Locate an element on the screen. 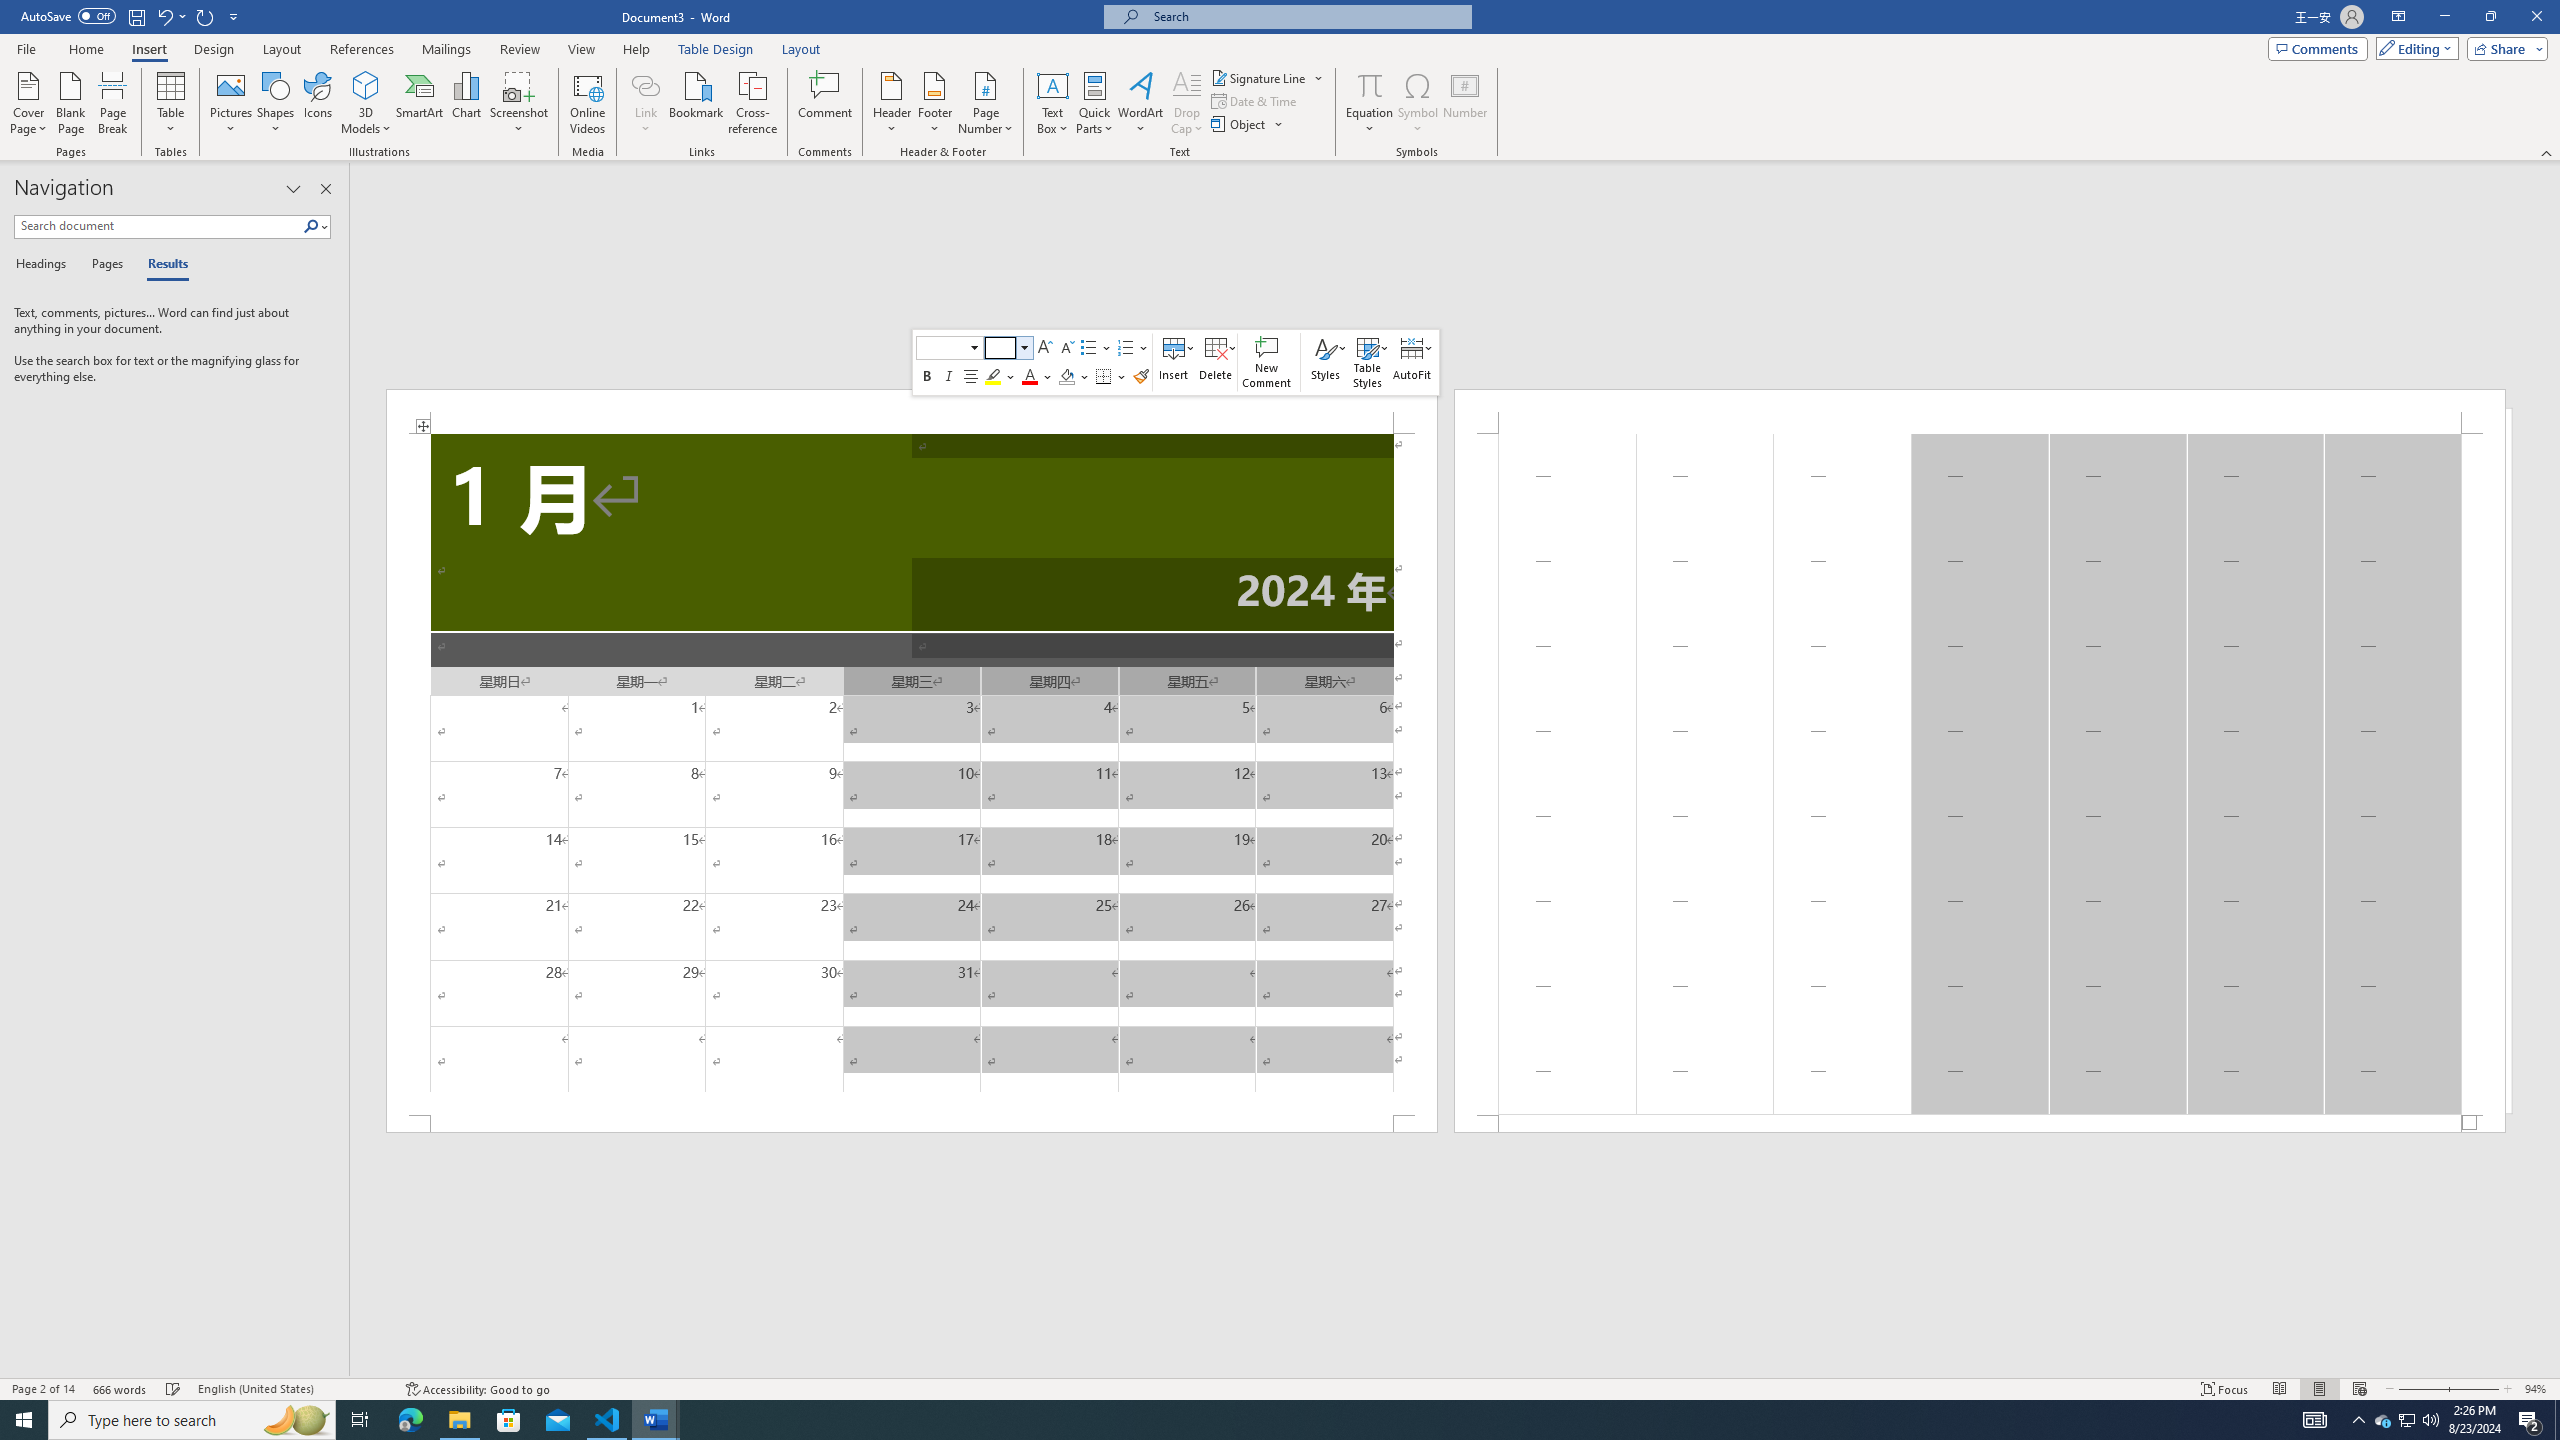  'Start' is located at coordinates (24, 1418).